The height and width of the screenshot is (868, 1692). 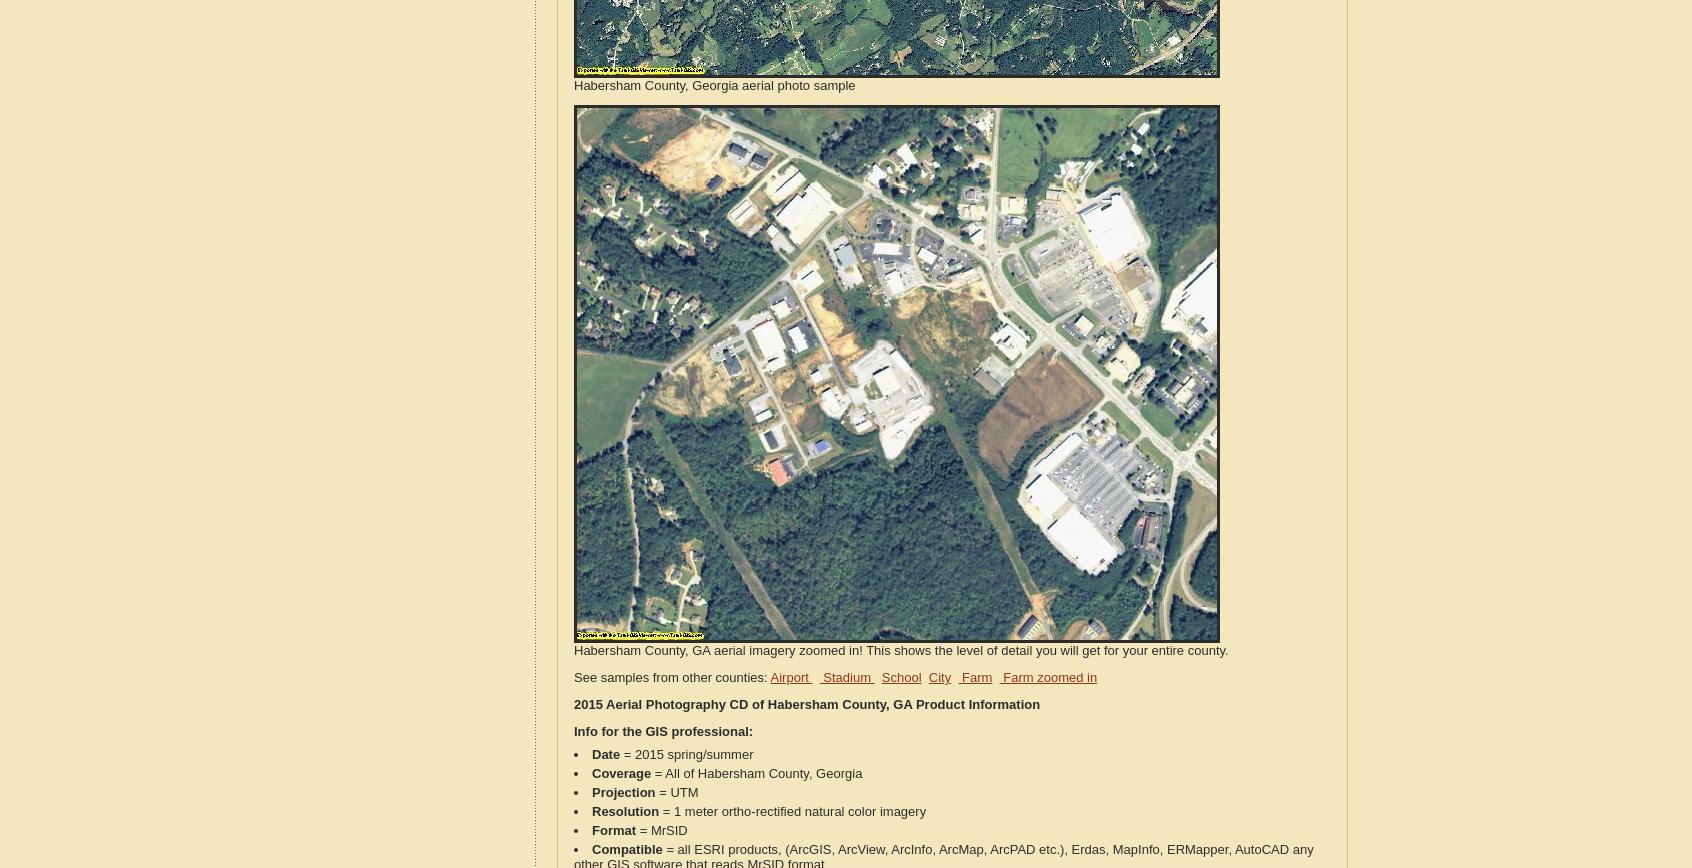 What do you see at coordinates (663, 731) in the screenshot?
I see `'Info for the GIS professional:'` at bounding box center [663, 731].